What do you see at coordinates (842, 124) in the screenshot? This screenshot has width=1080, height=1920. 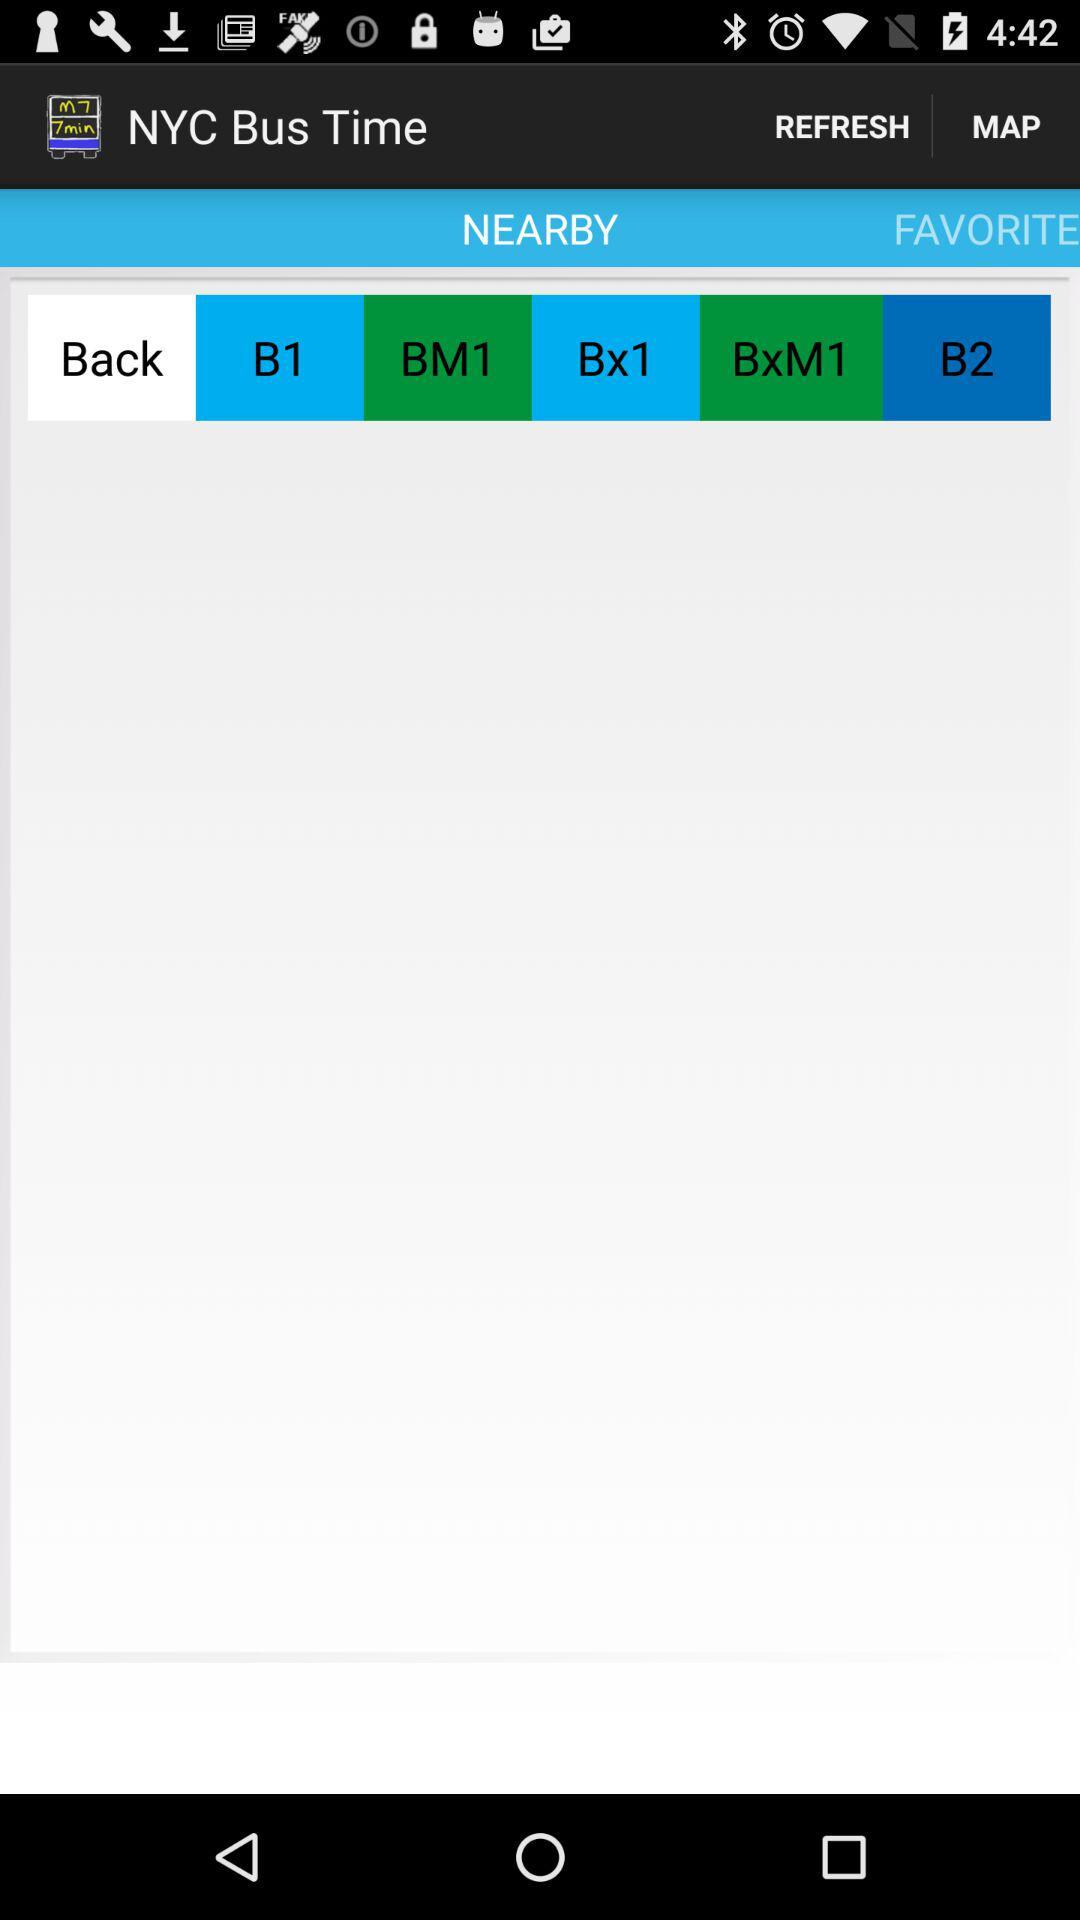 I see `the app next to the nearby app` at bounding box center [842, 124].